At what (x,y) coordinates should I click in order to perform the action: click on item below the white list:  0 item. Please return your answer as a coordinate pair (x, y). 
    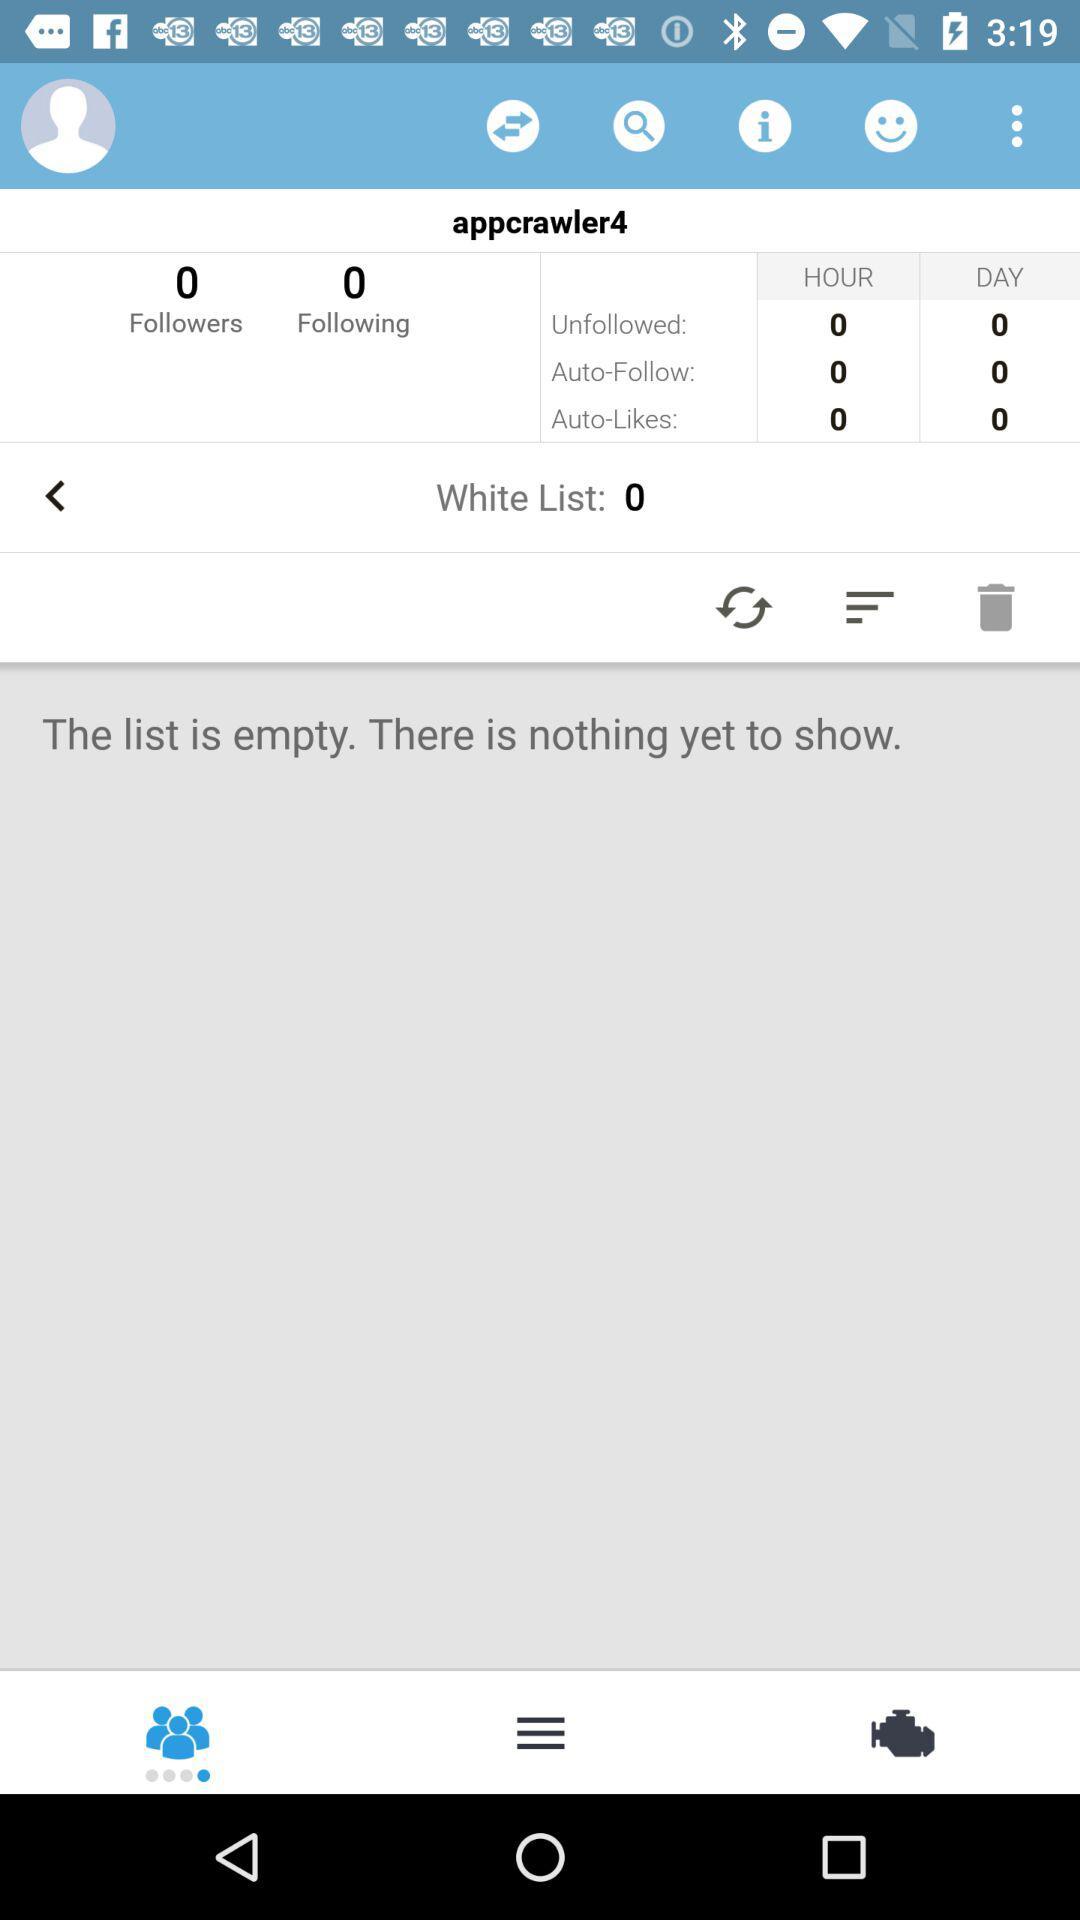
    Looking at the image, I should click on (869, 606).